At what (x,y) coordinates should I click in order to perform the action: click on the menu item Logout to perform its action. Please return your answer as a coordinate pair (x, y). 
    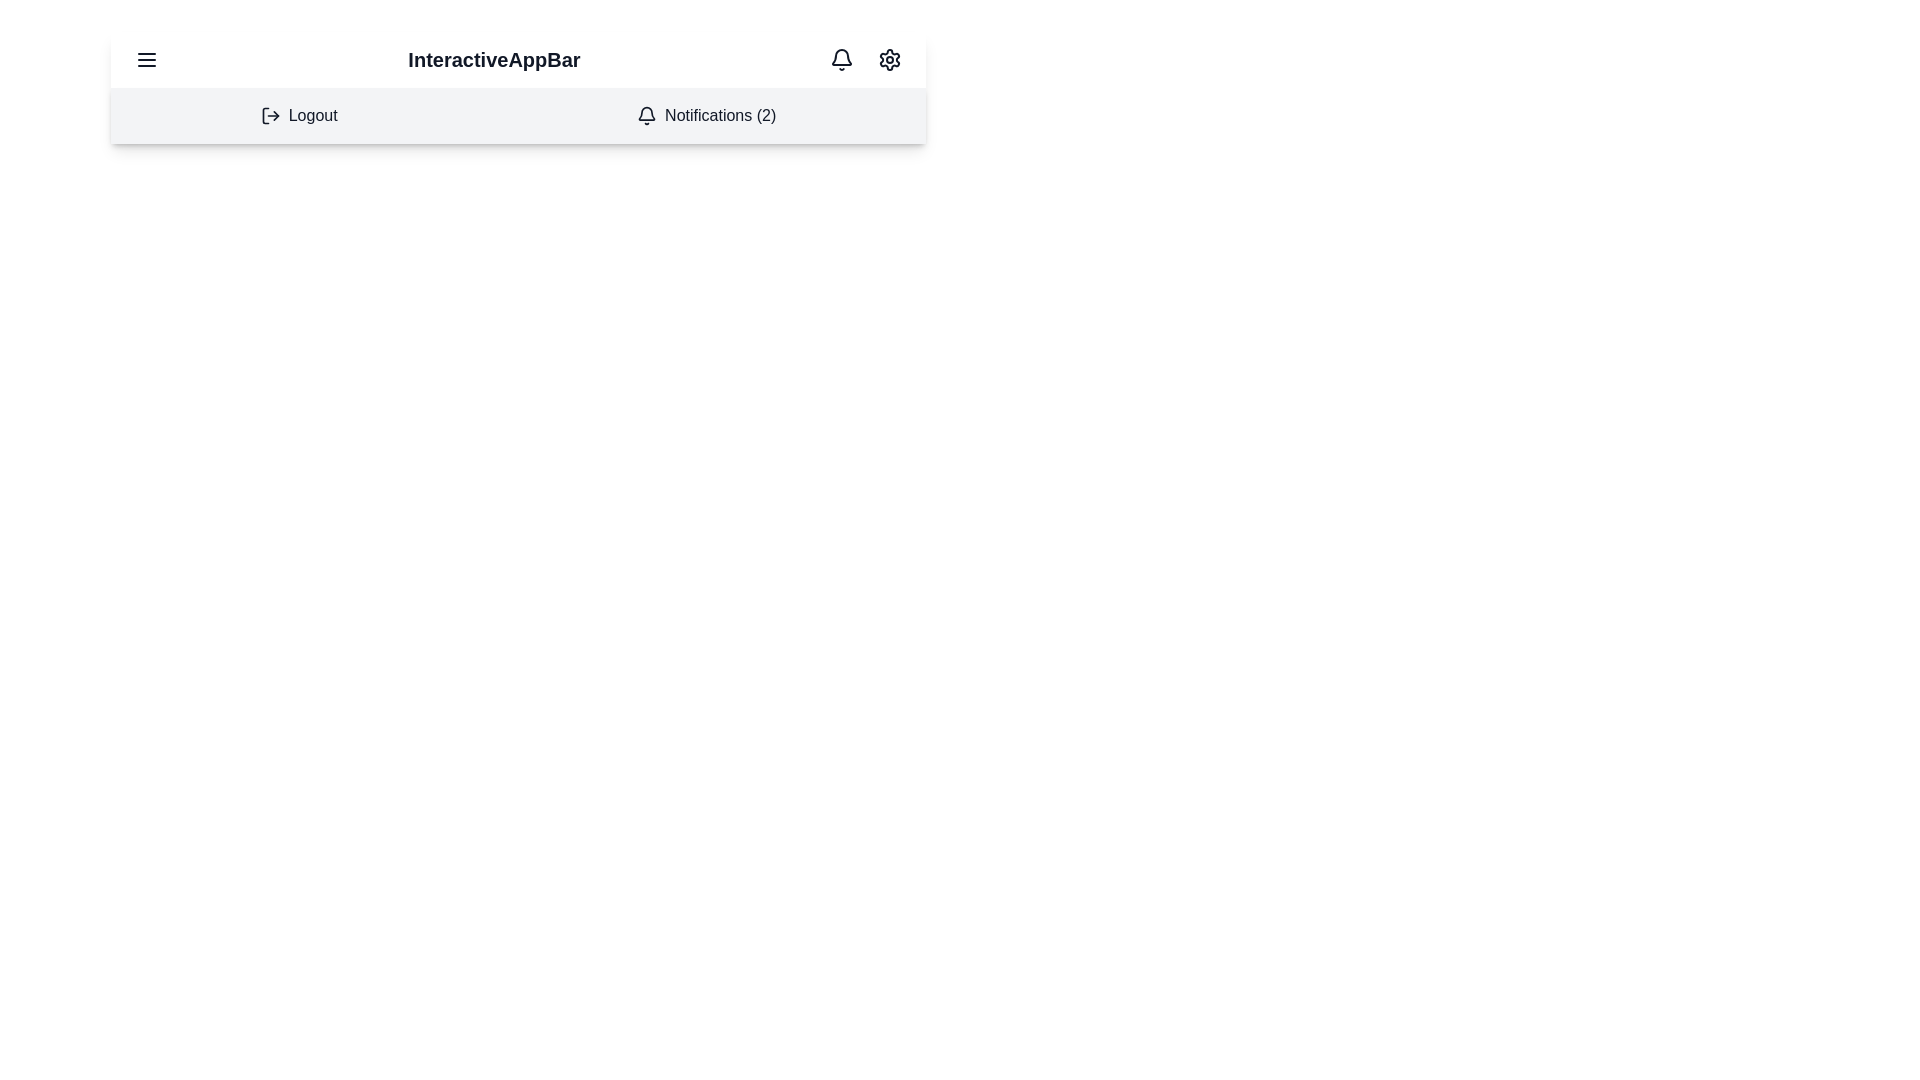
    Looking at the image, I should click on (297, 115).